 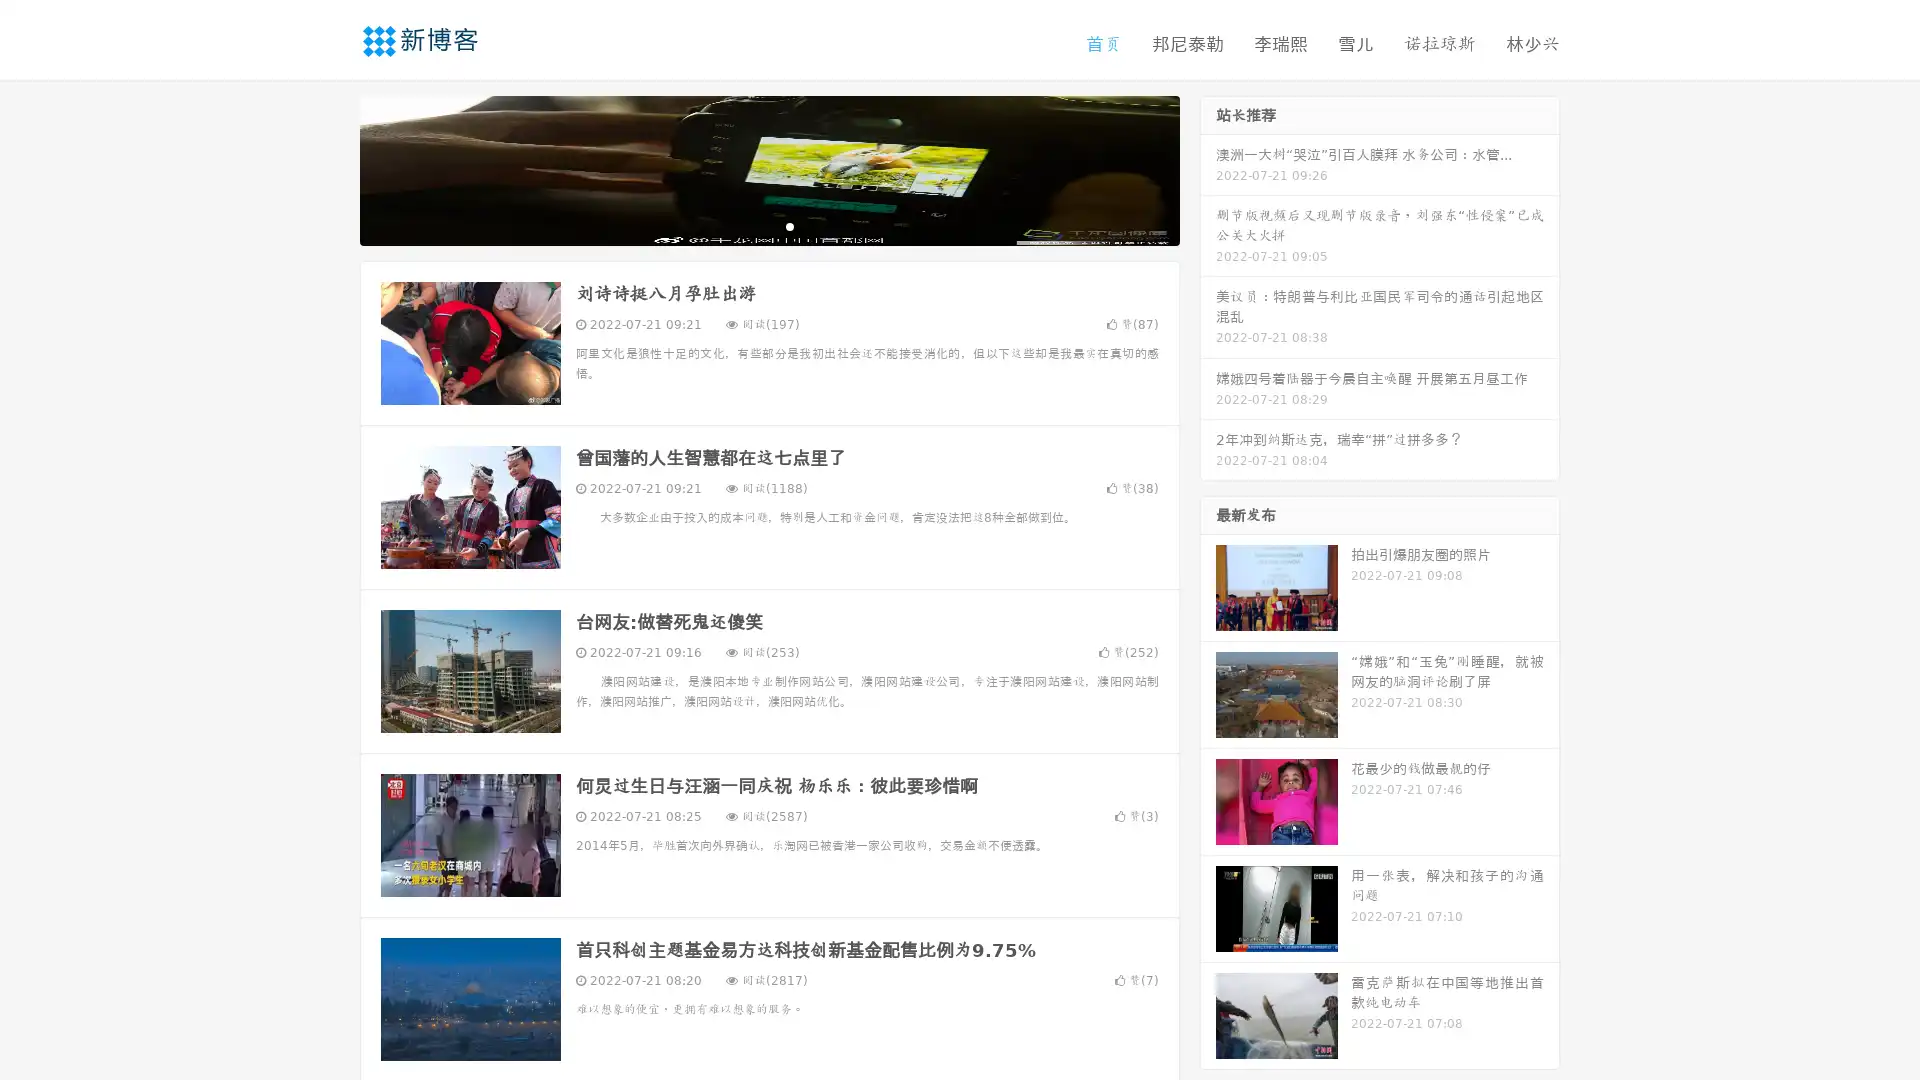 What do you see at coordinates (768, 225) in the screenshot?
I see `Go to slide 2` at bounding box center [768, 225].